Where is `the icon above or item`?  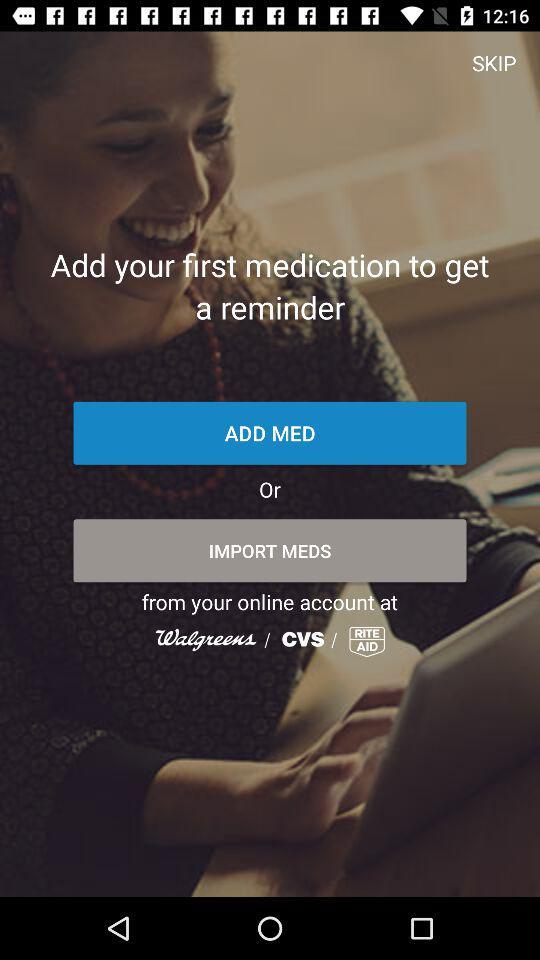 the icon above or item is located at coordinates (270, 433).